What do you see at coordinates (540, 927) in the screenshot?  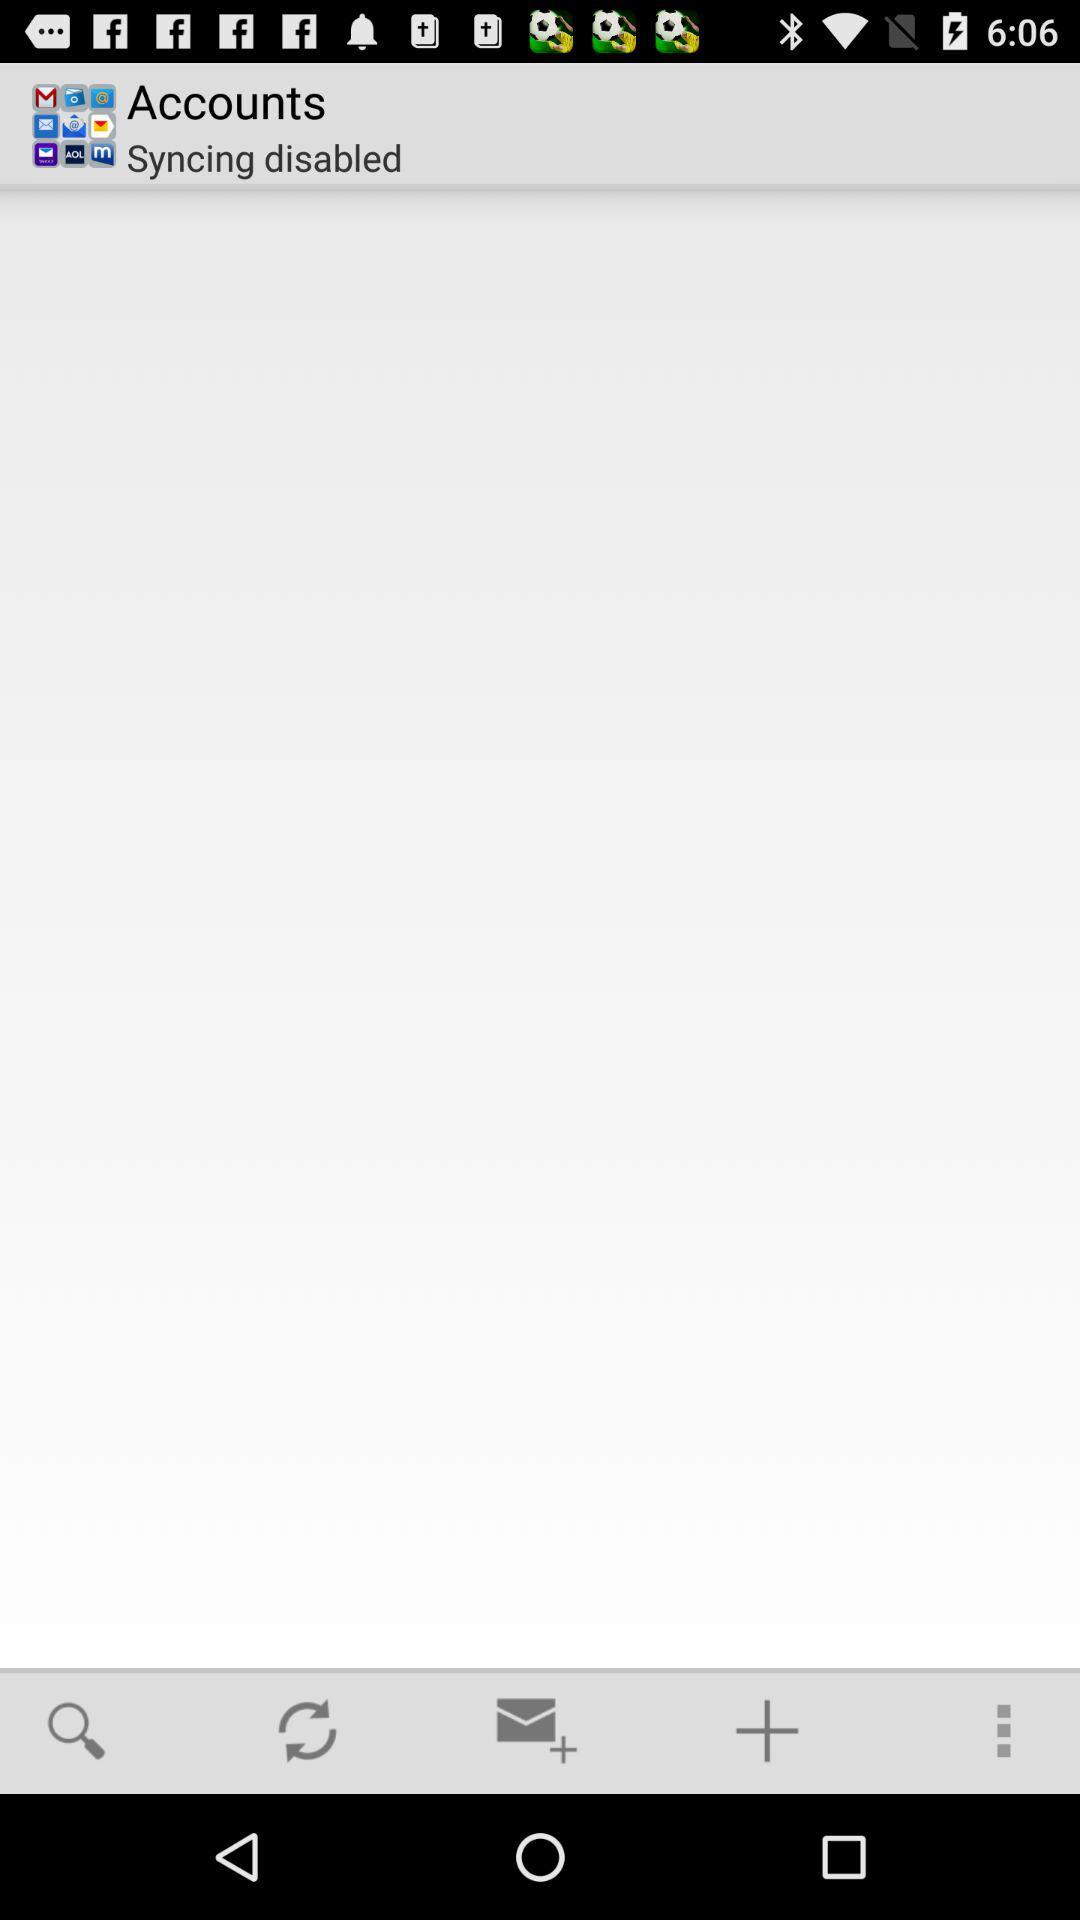 I see `the icon below syncing disabled icon` at bounding box center [540, 927].